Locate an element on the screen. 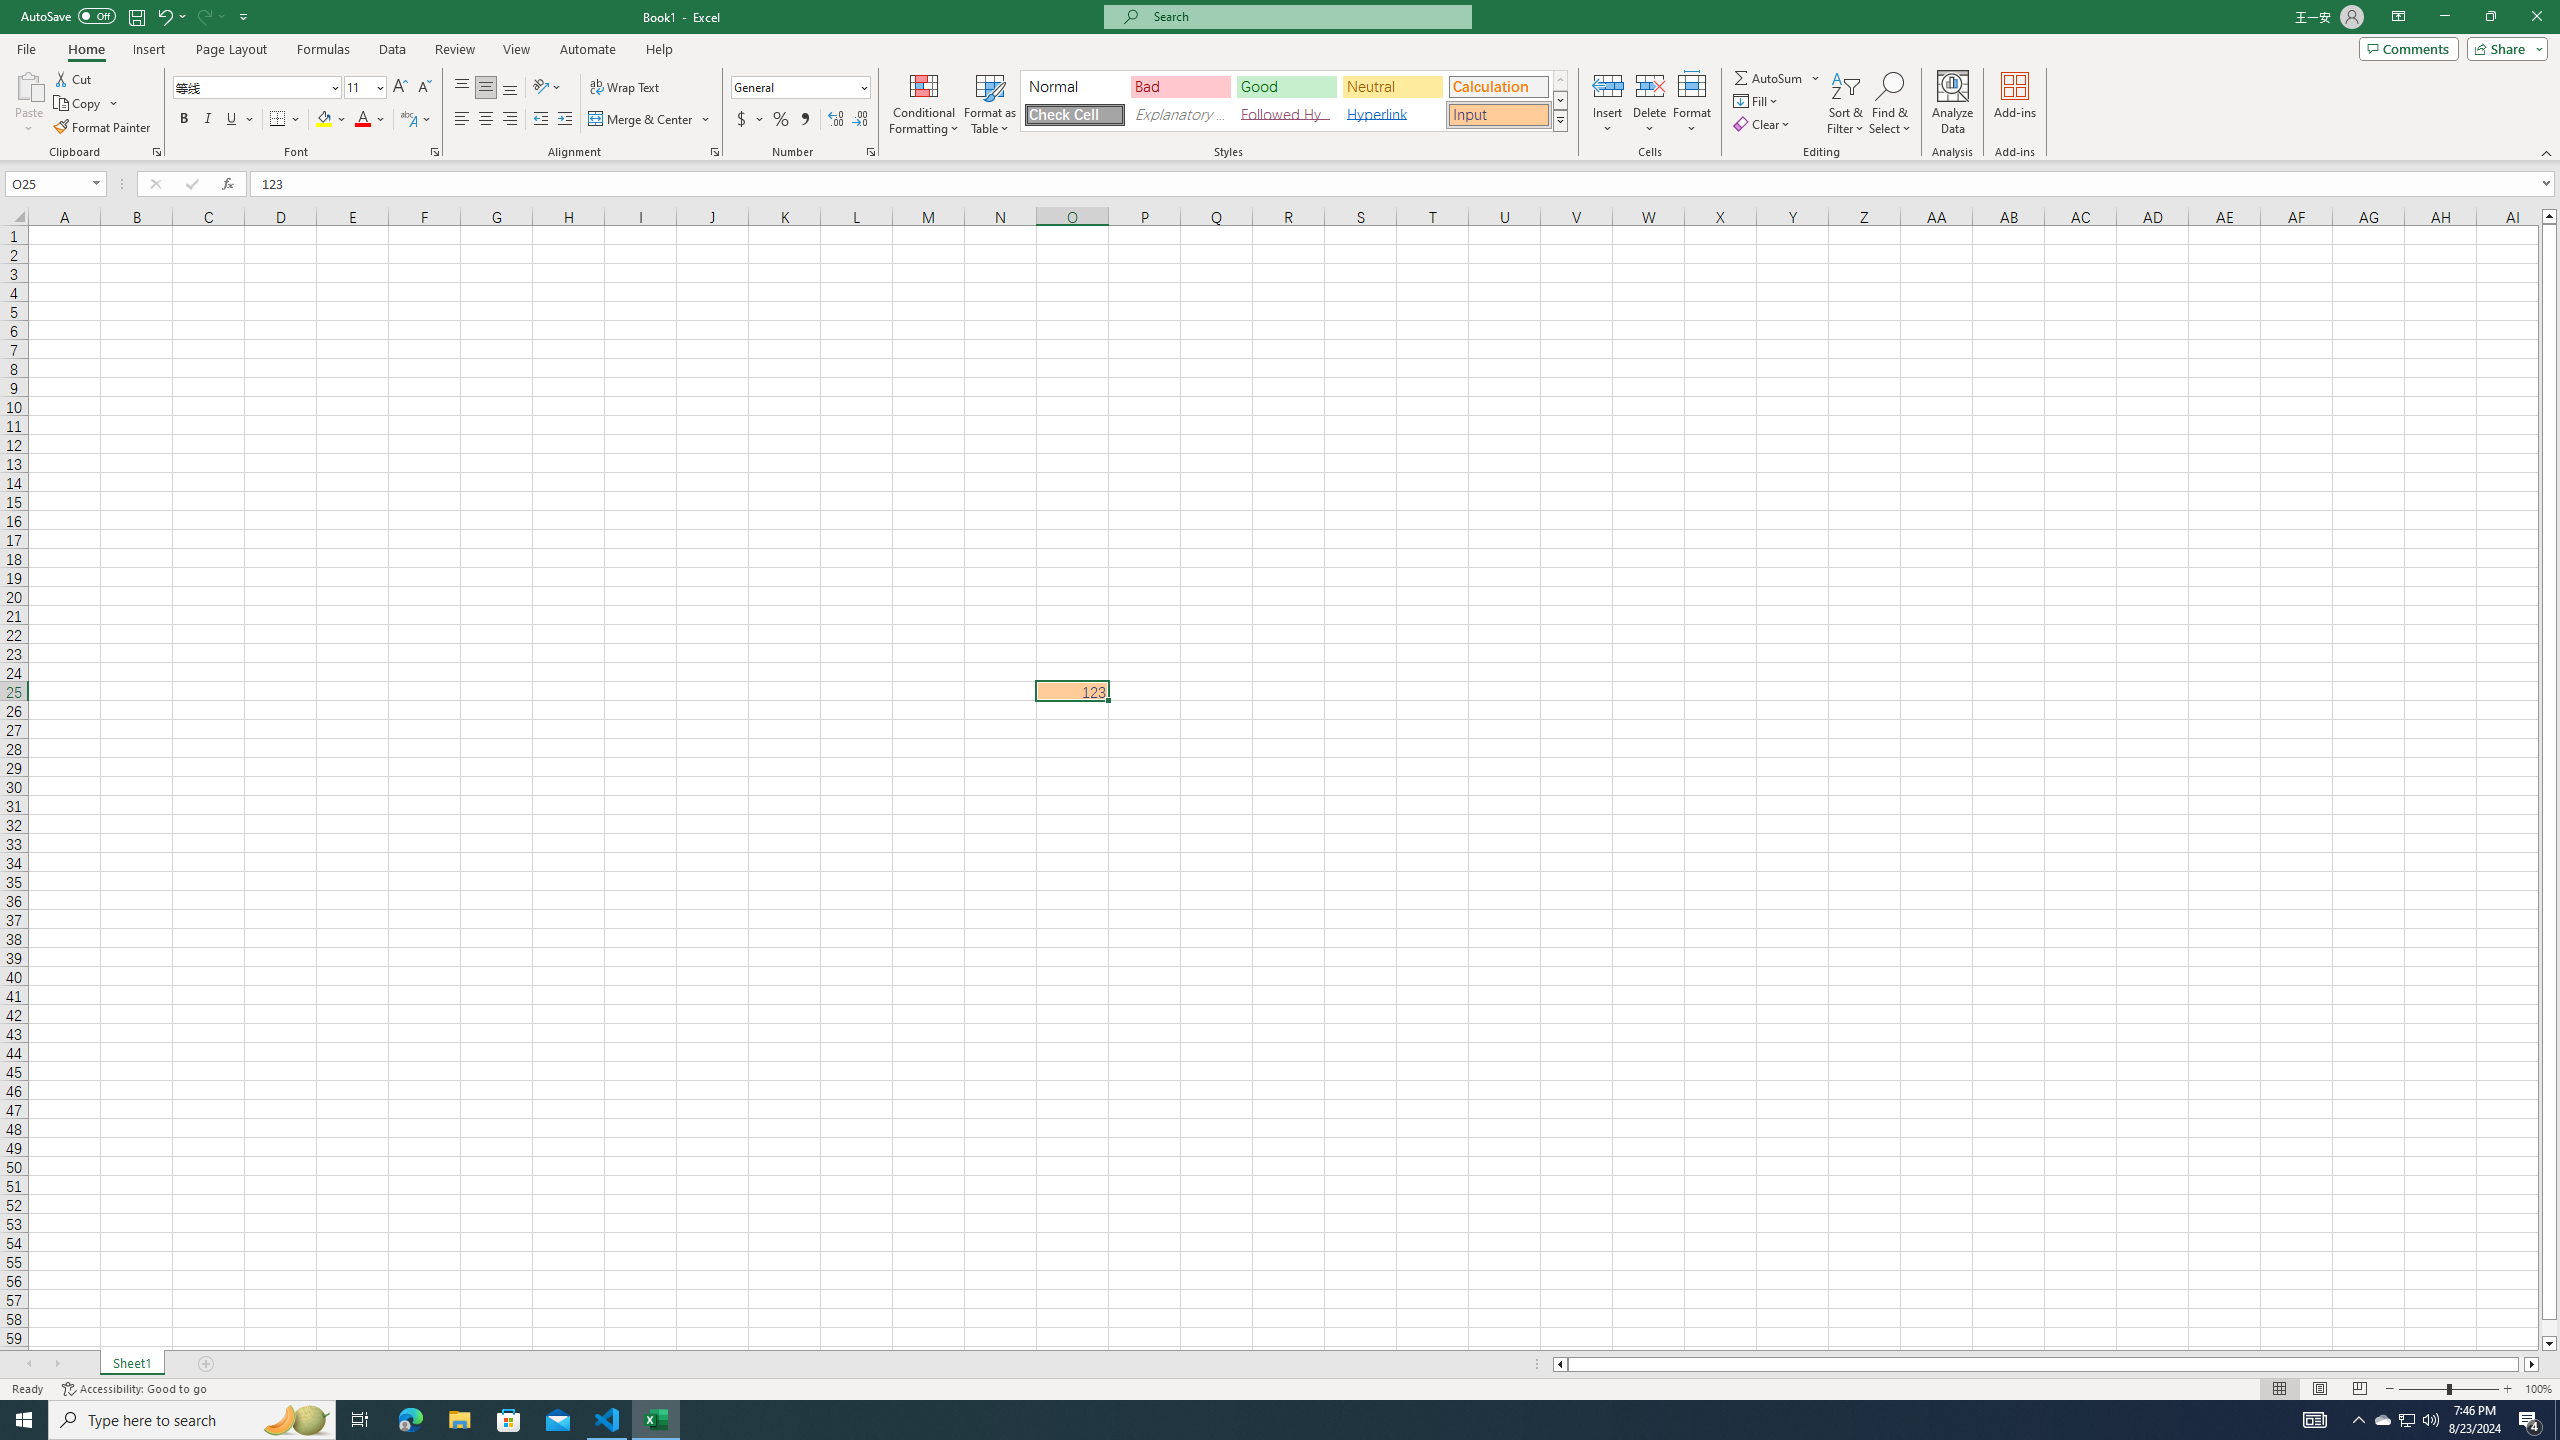 The height and width of the screenshot is (1440, 2560). 'Fill Color RGB(255, 255, 0)' is located at coordinates (322, 118).